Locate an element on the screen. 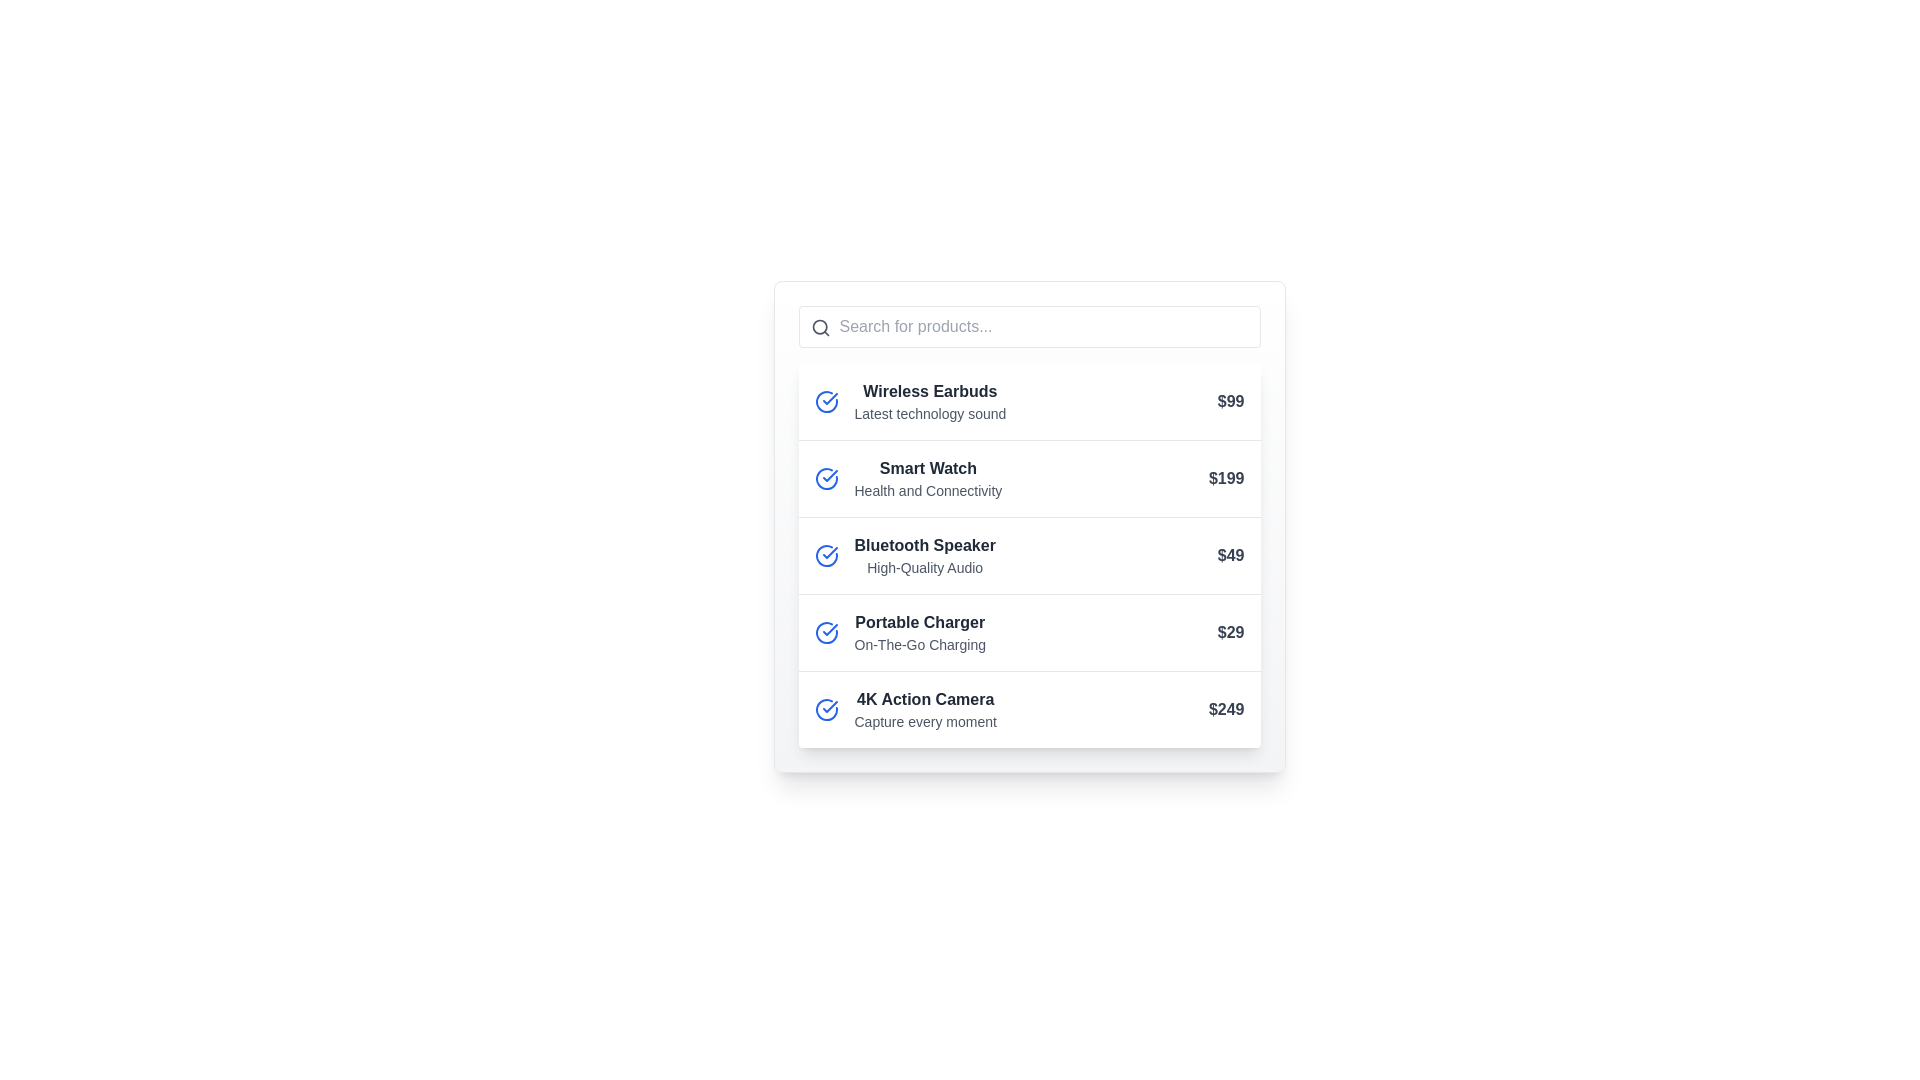 The height and width of the screenshot is (1080, 1920). the List Item for 'Smart Watch' is located at coordinates (1029, 478).